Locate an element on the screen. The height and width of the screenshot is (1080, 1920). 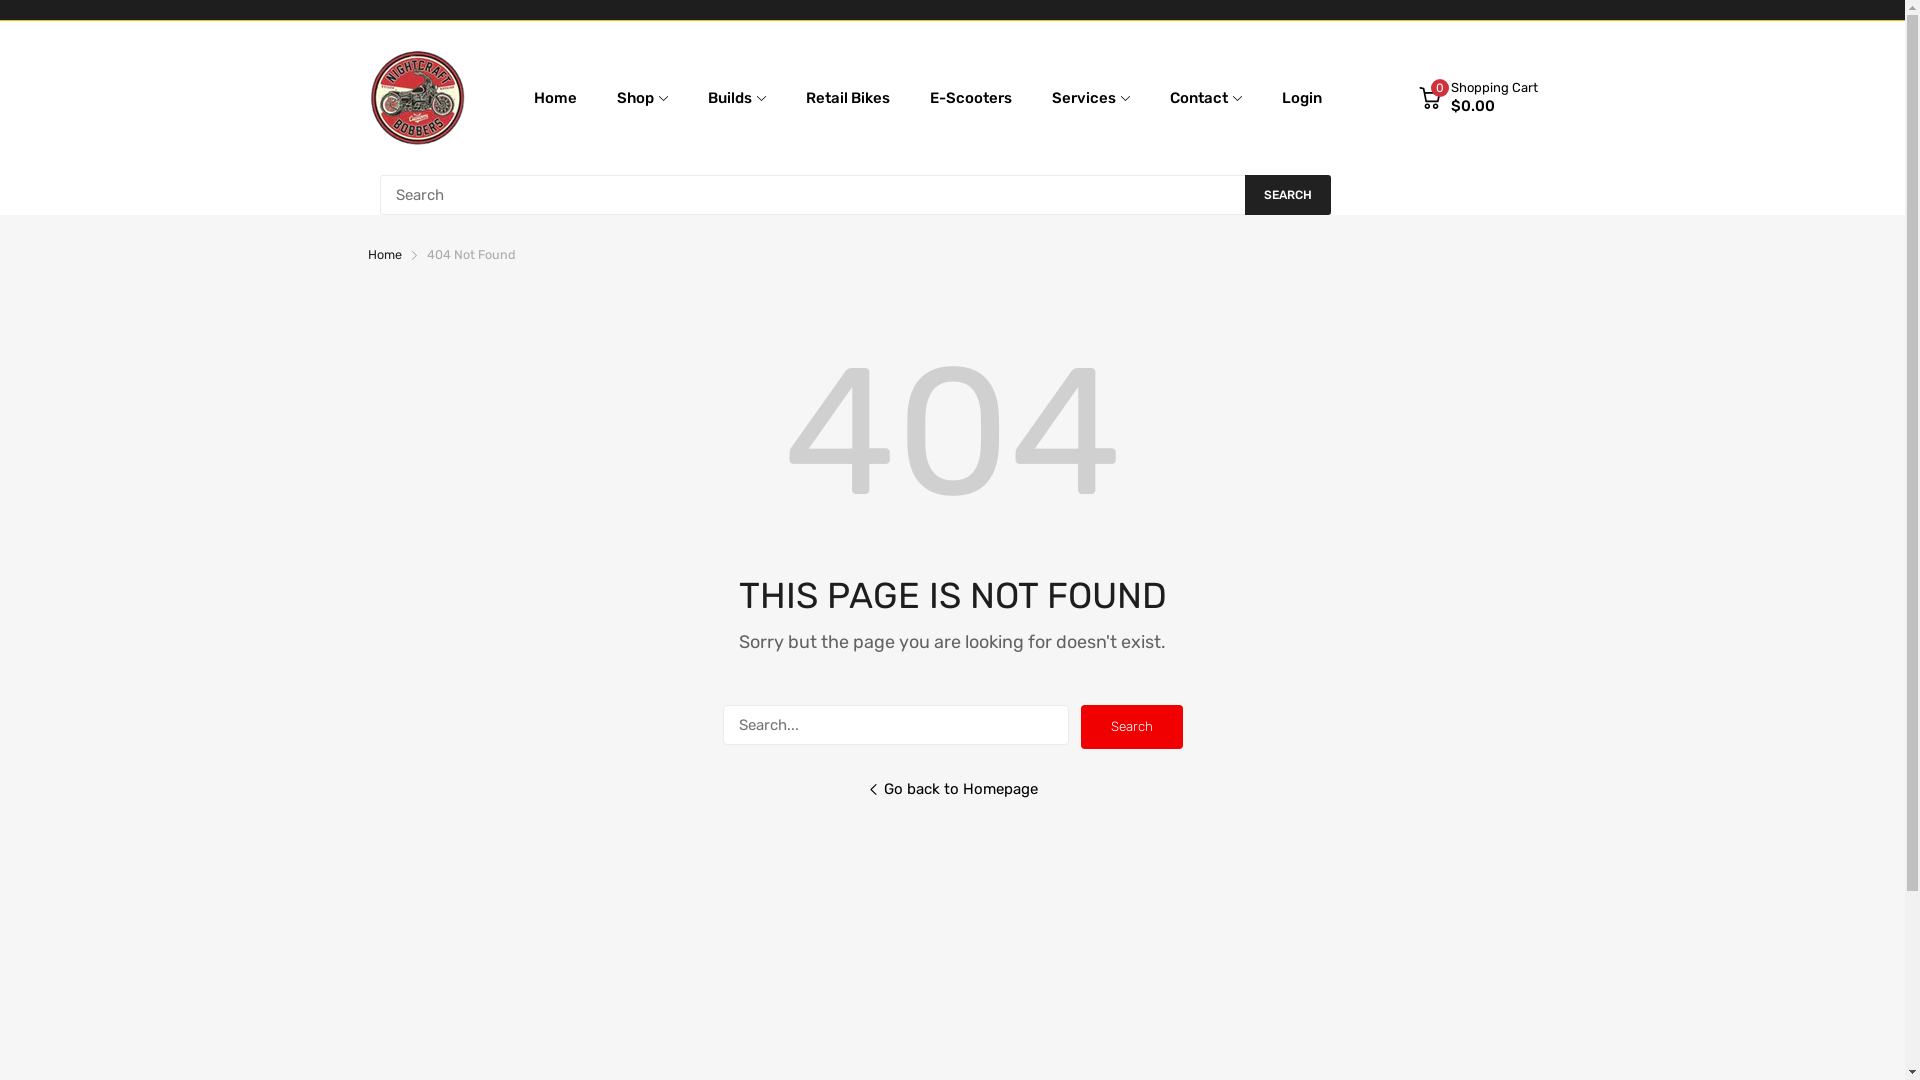
'Go back to Homepage' is located at coordinates (950, 803).